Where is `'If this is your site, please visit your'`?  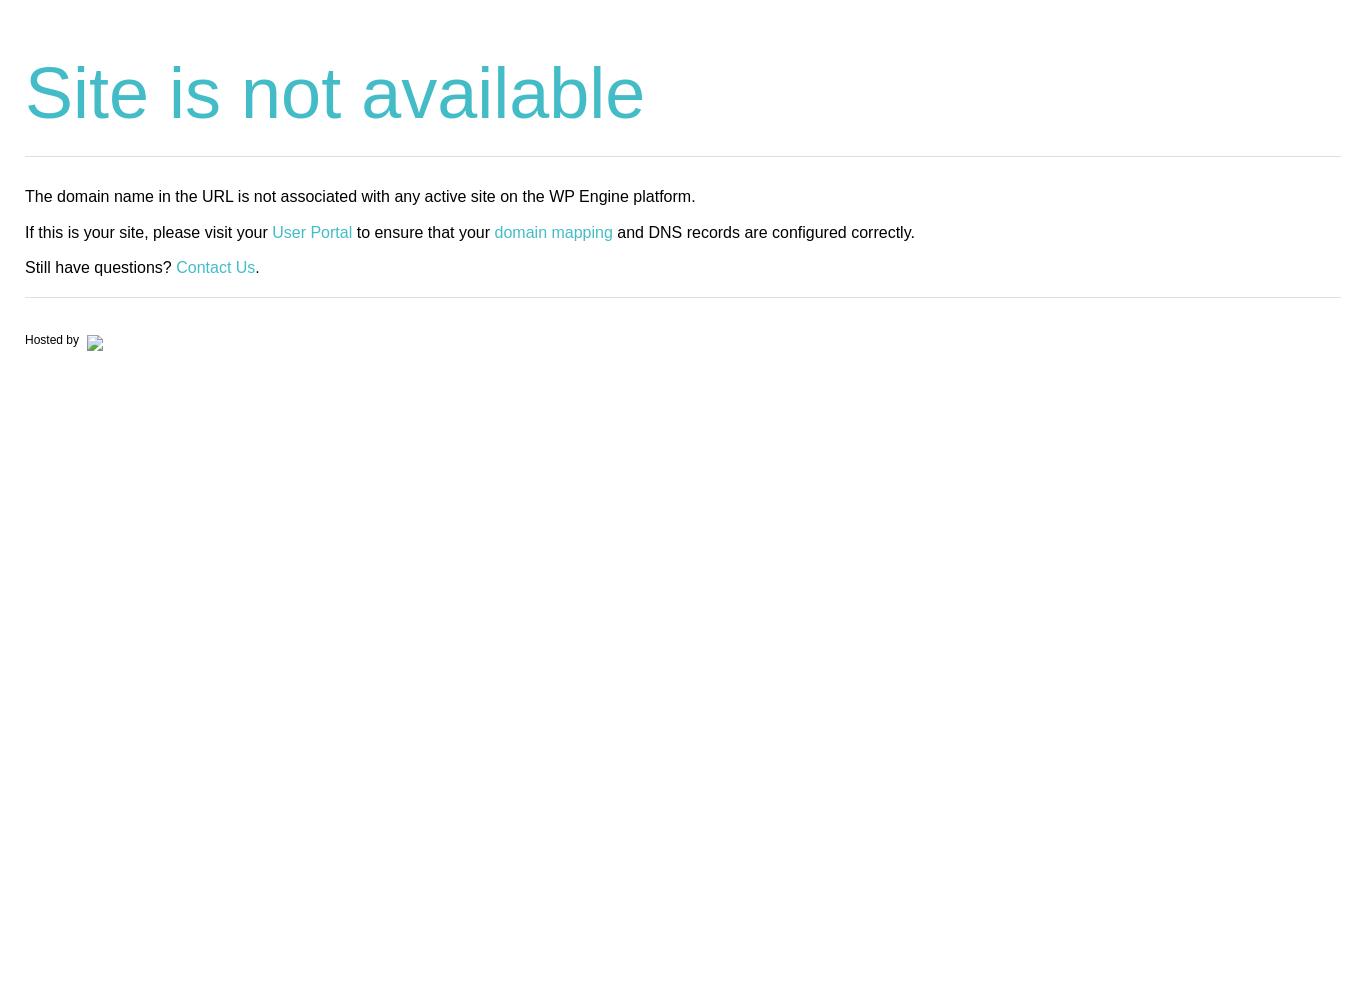
'If this is your site, please visit your' is located at coordinates (147, 230).